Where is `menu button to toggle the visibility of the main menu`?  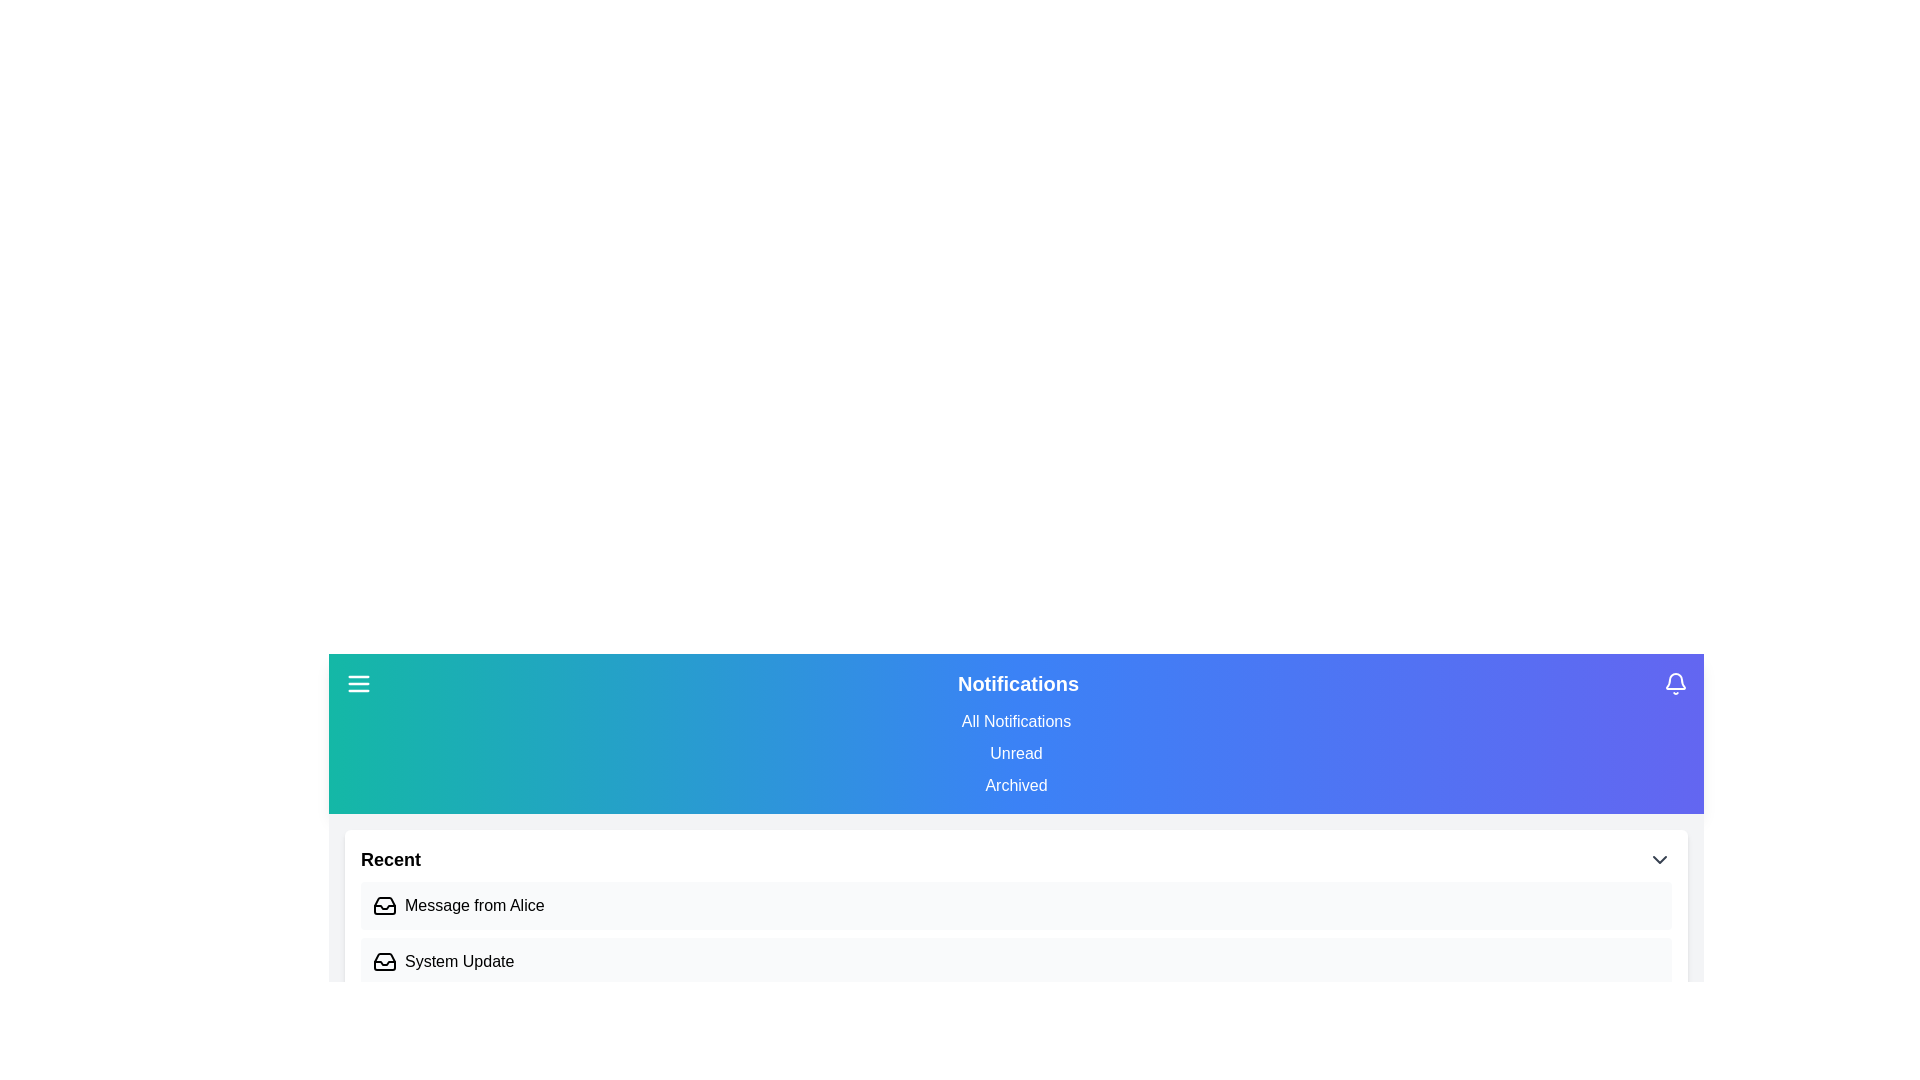 menu button to toggle the visibility of the main menu is located at coordinates (359, 682).